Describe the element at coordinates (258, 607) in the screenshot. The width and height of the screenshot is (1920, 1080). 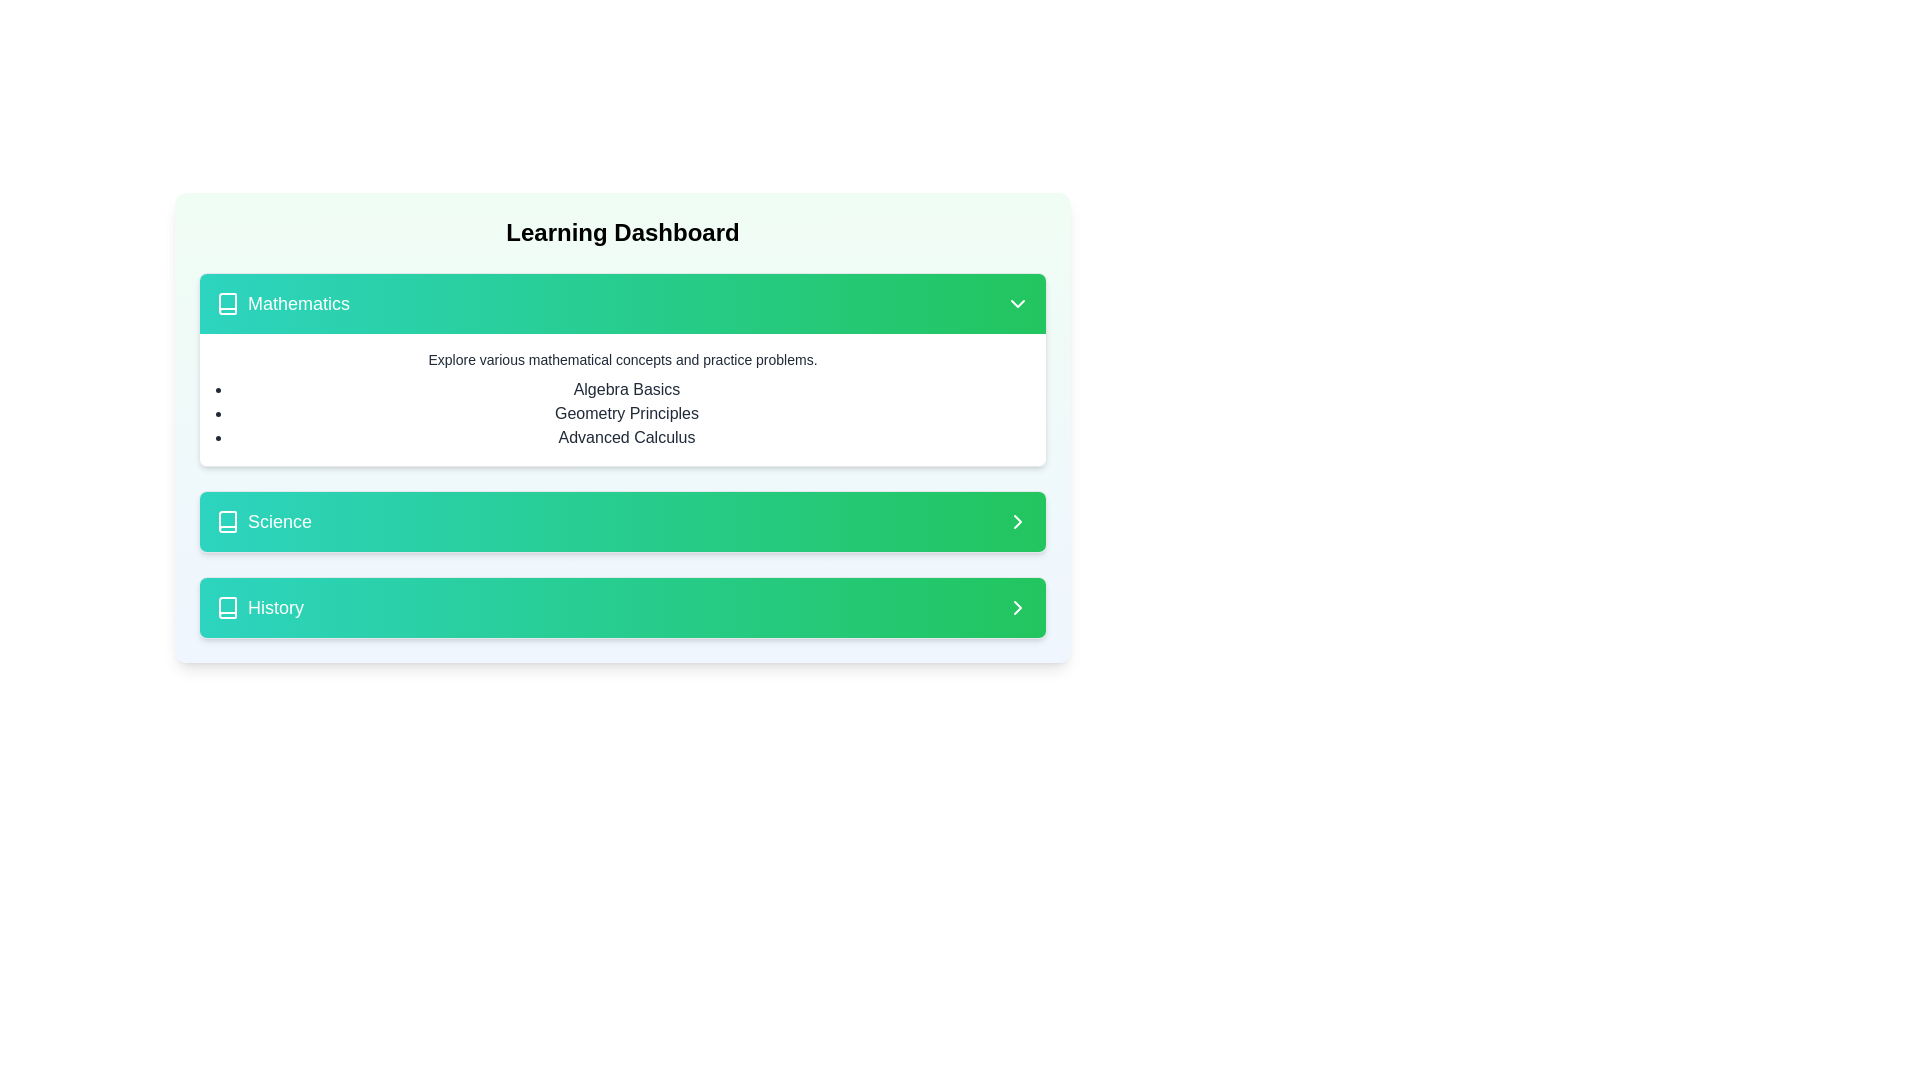
I see `the 'History' text label with an adjacent book icon, which is styled with 'text-lg font-medium' and is positioned at the bottom item of a list group` at that location.